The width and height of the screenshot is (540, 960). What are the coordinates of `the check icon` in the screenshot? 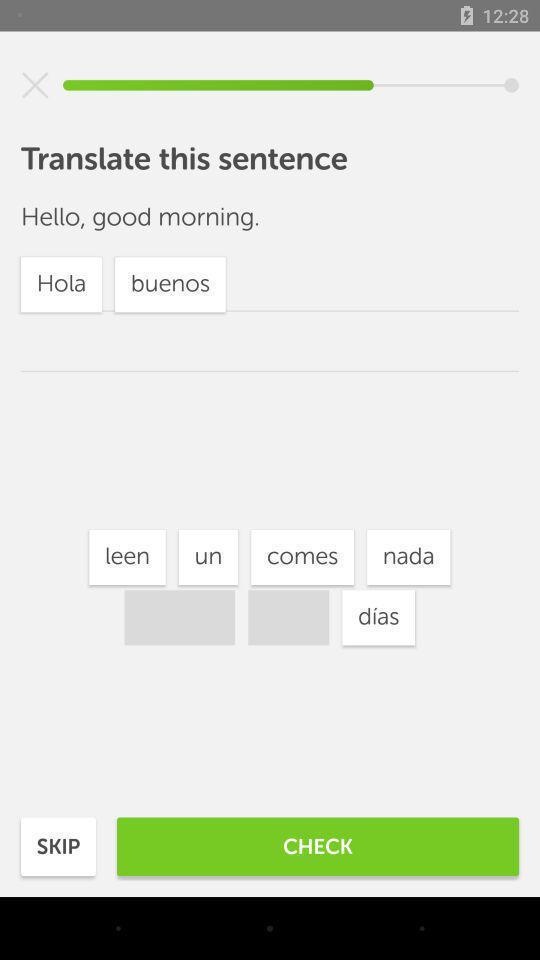 It's located at (318, 845).